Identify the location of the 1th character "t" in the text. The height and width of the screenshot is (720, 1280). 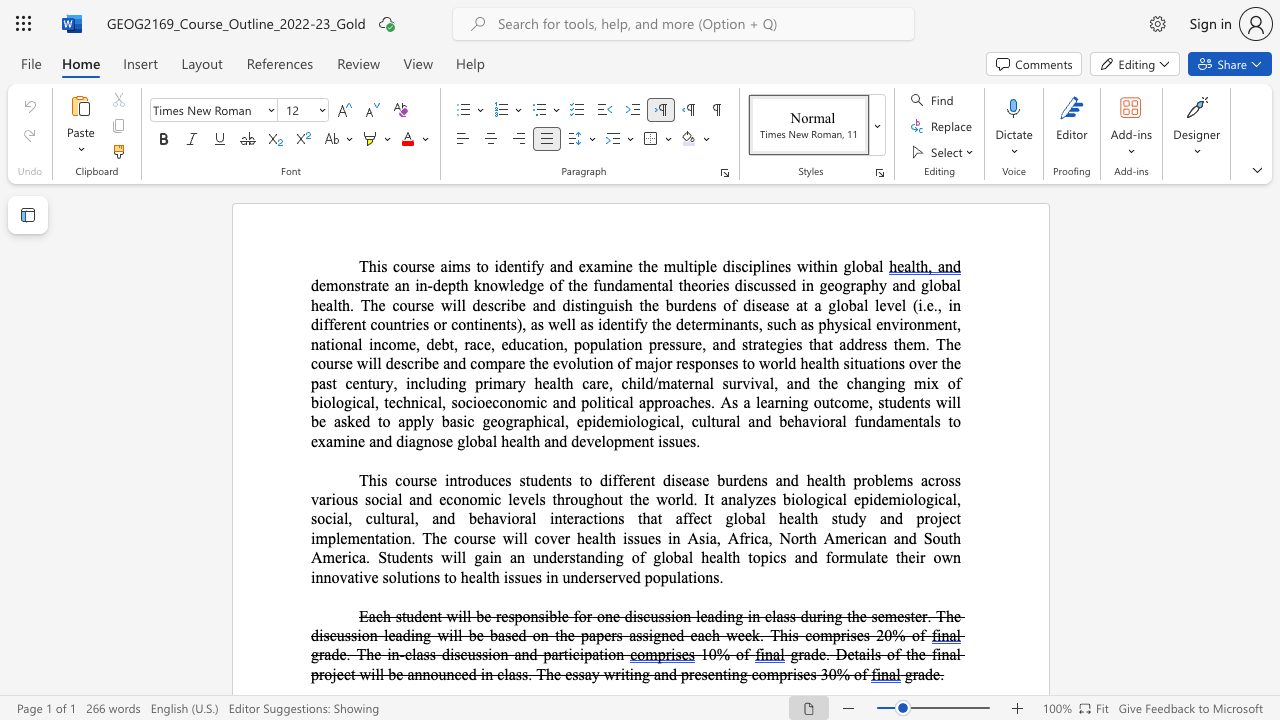
(907, 654).